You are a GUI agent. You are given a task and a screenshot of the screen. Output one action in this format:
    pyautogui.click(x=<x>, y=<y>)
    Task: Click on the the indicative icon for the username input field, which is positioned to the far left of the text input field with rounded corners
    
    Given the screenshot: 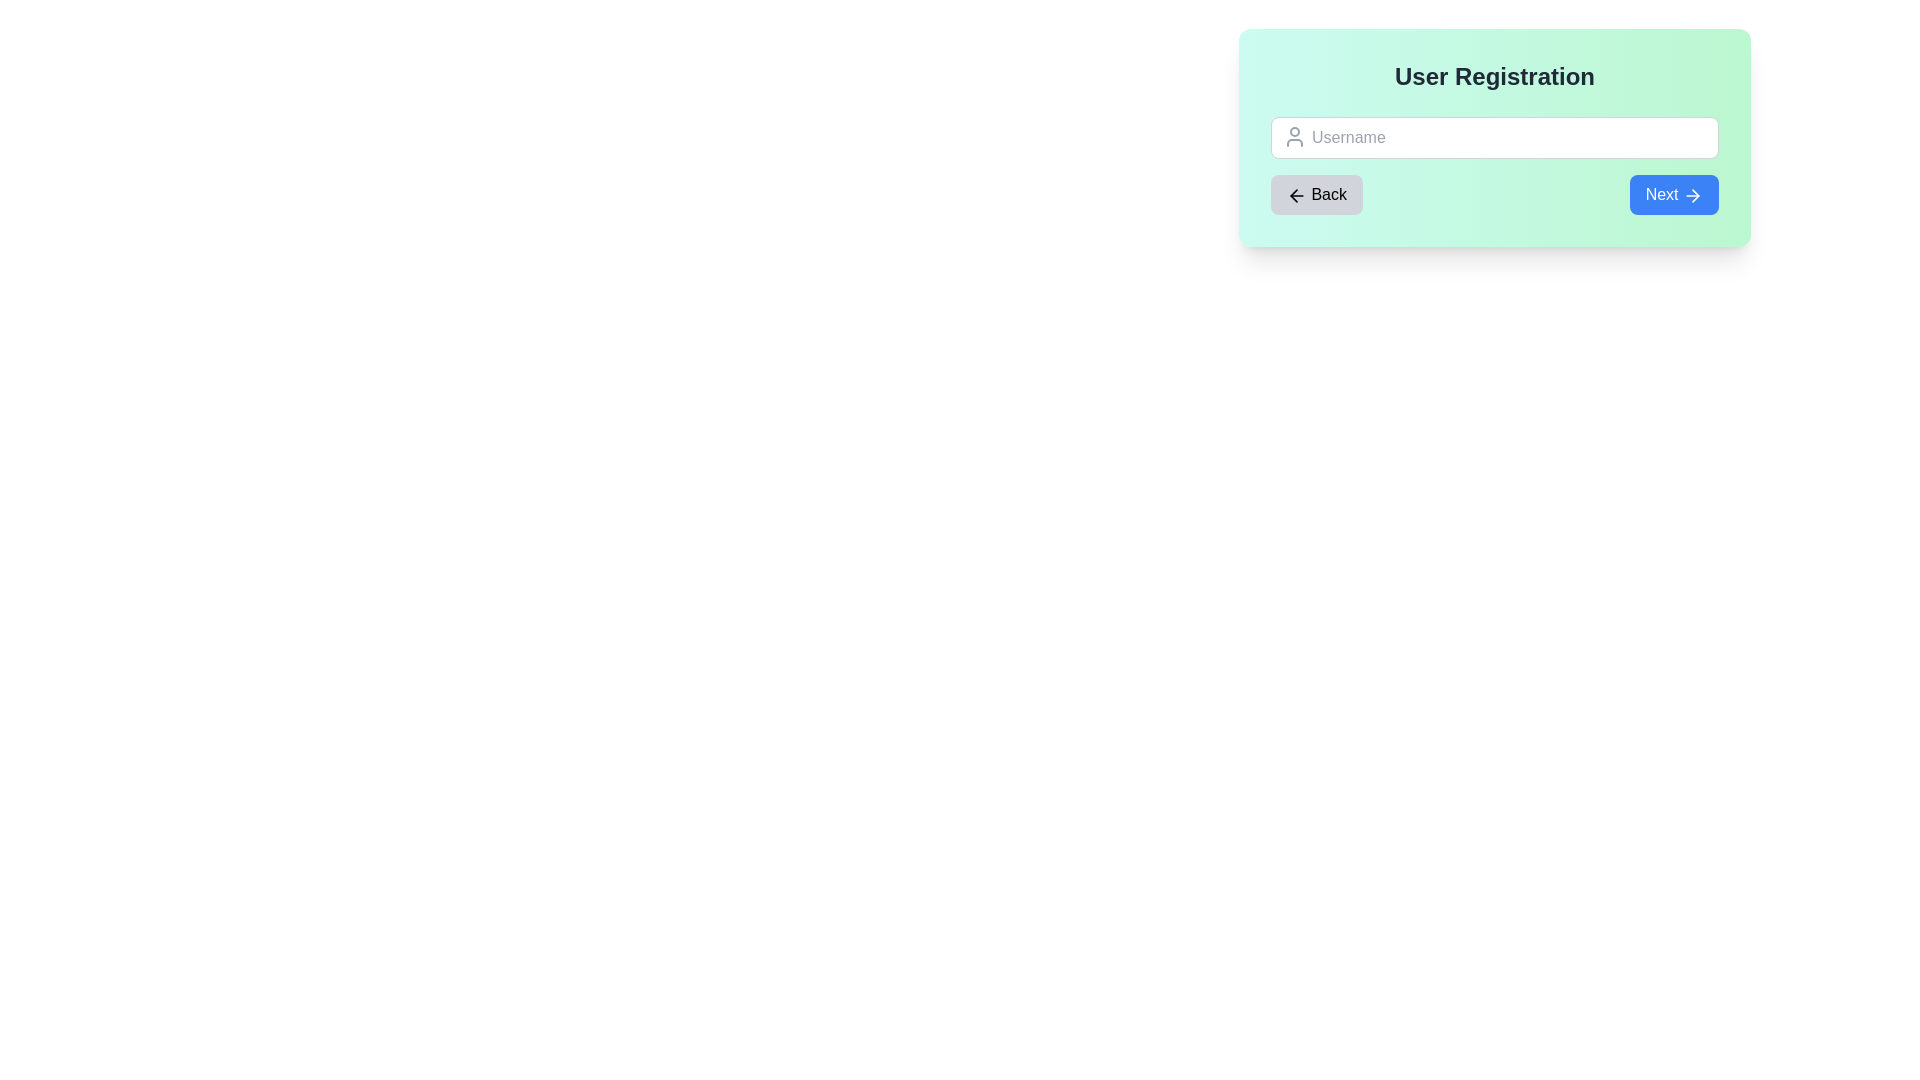 What is the action you would take?
    pyautogui.click(x=1295, y=136)
    